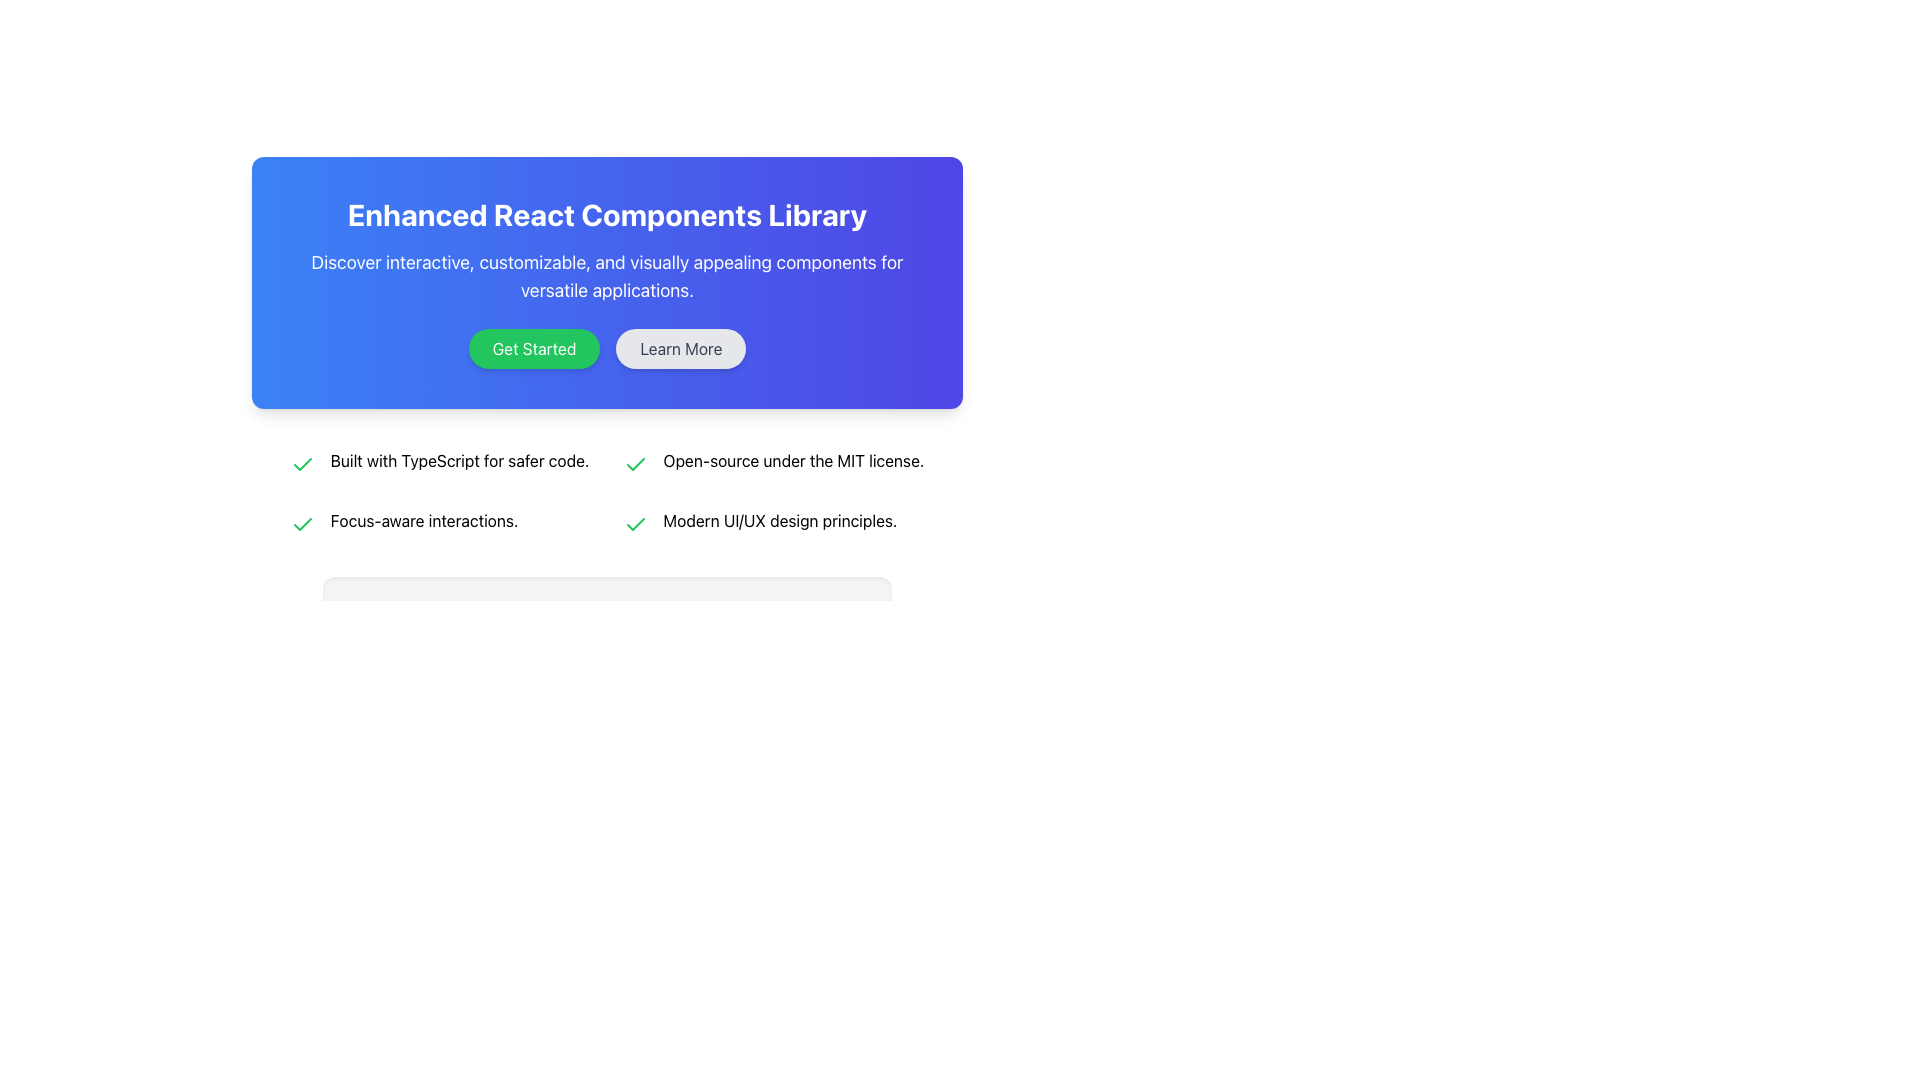 The height and width of the screenshot is (1080, 1920). What do you see at coordinates (634, 465) in the screenshot?
I see `the green checkmark icon that is centrally aligned next to the text 'Open-source under the MIT license.'` at bounding box center [634, 465].